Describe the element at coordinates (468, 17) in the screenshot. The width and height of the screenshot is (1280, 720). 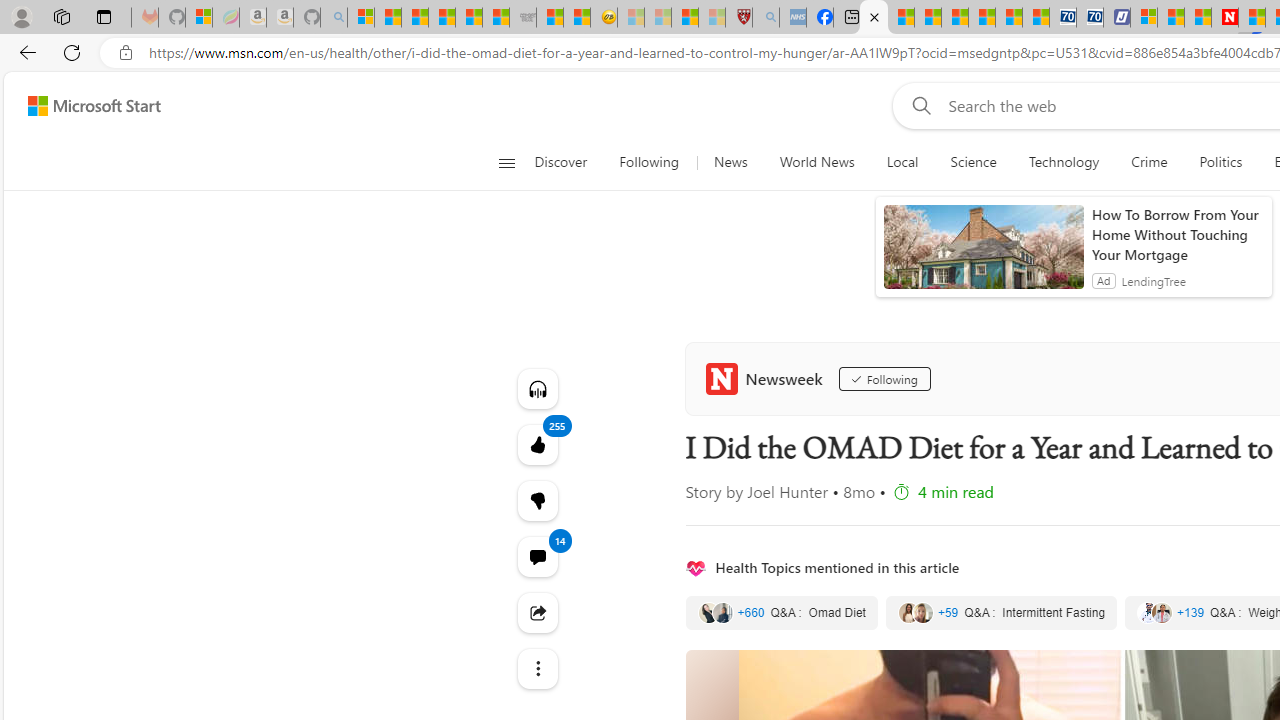
I see `'New Report Confirms 2023 Was Record Hot | Watch'` at that location.